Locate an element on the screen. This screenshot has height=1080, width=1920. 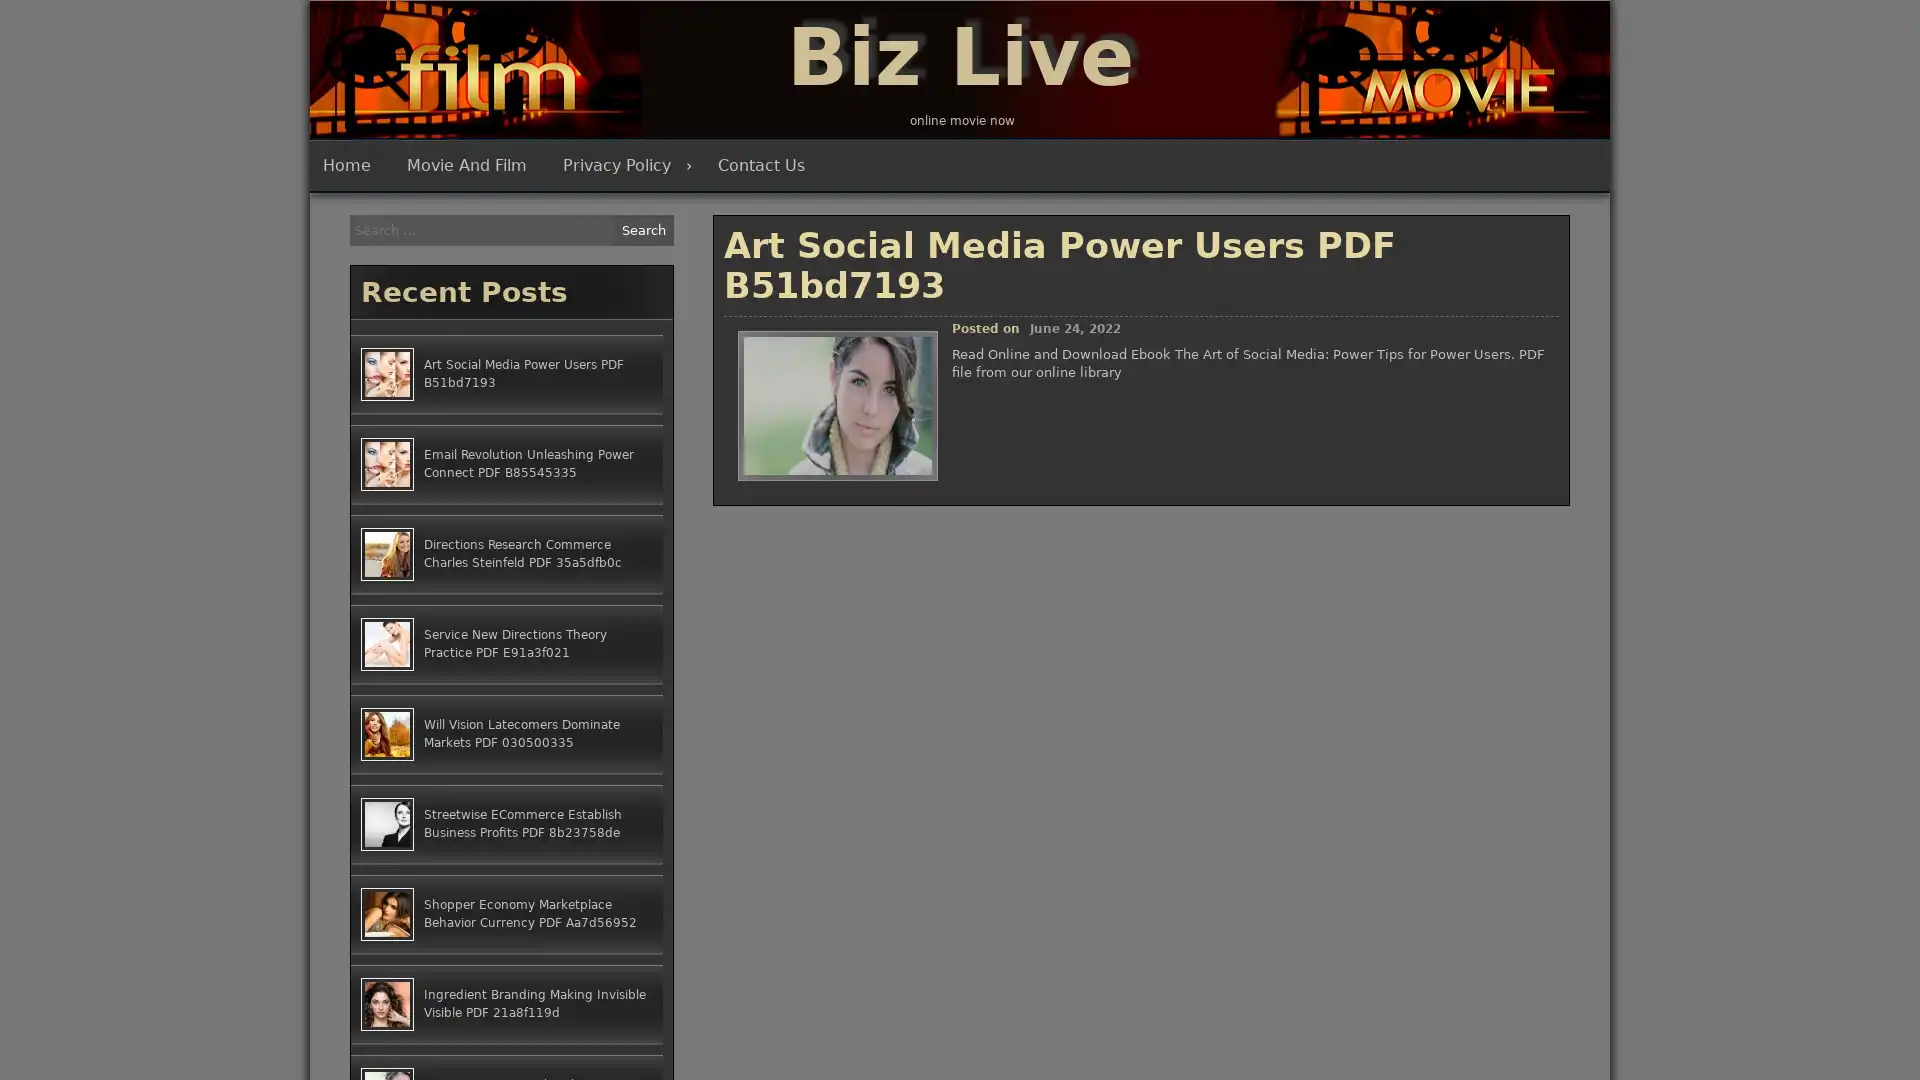
Search is located at coordinates (643, 229).